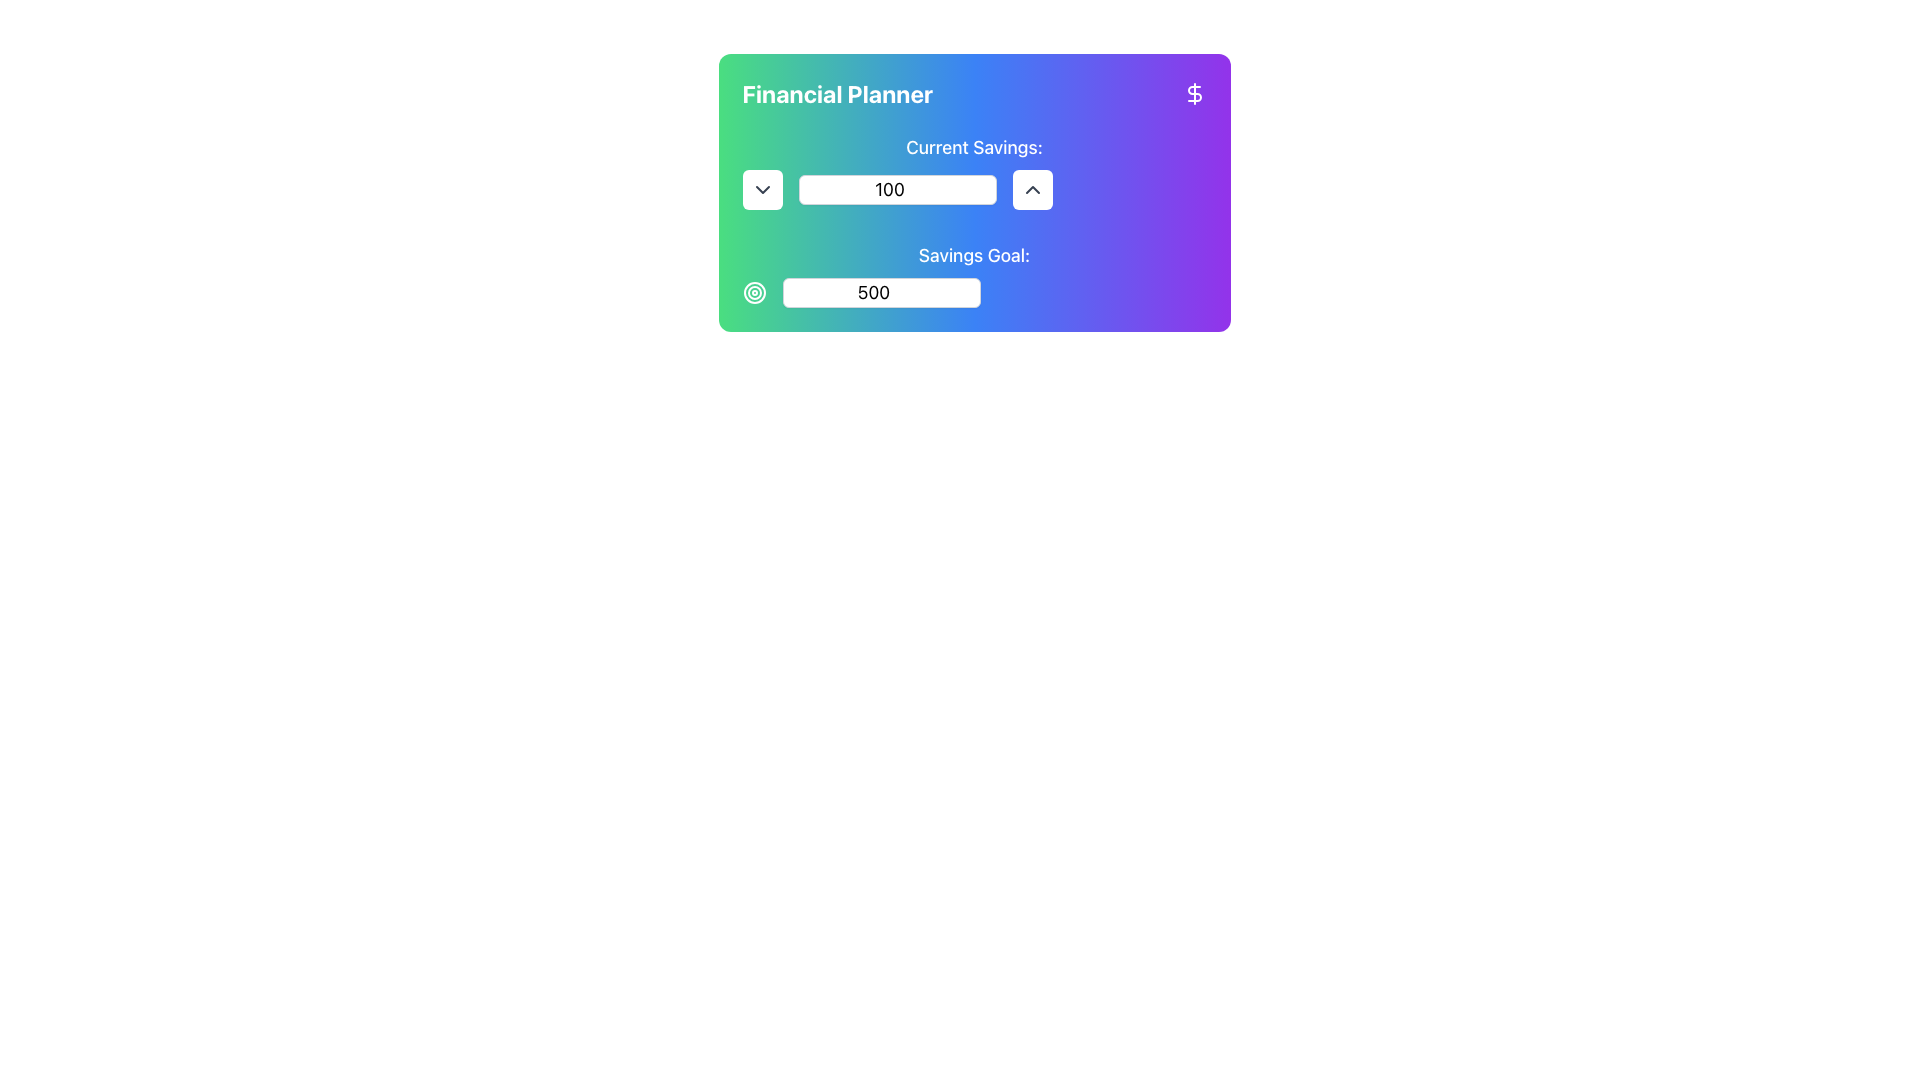 The image size is (1920, 1080). Describe the element at coordinates (761, 189) in the screenshot. I see `the downward-pointing chevron icon located in the rounded square button next to the 'Current Savings' input field` at that location.